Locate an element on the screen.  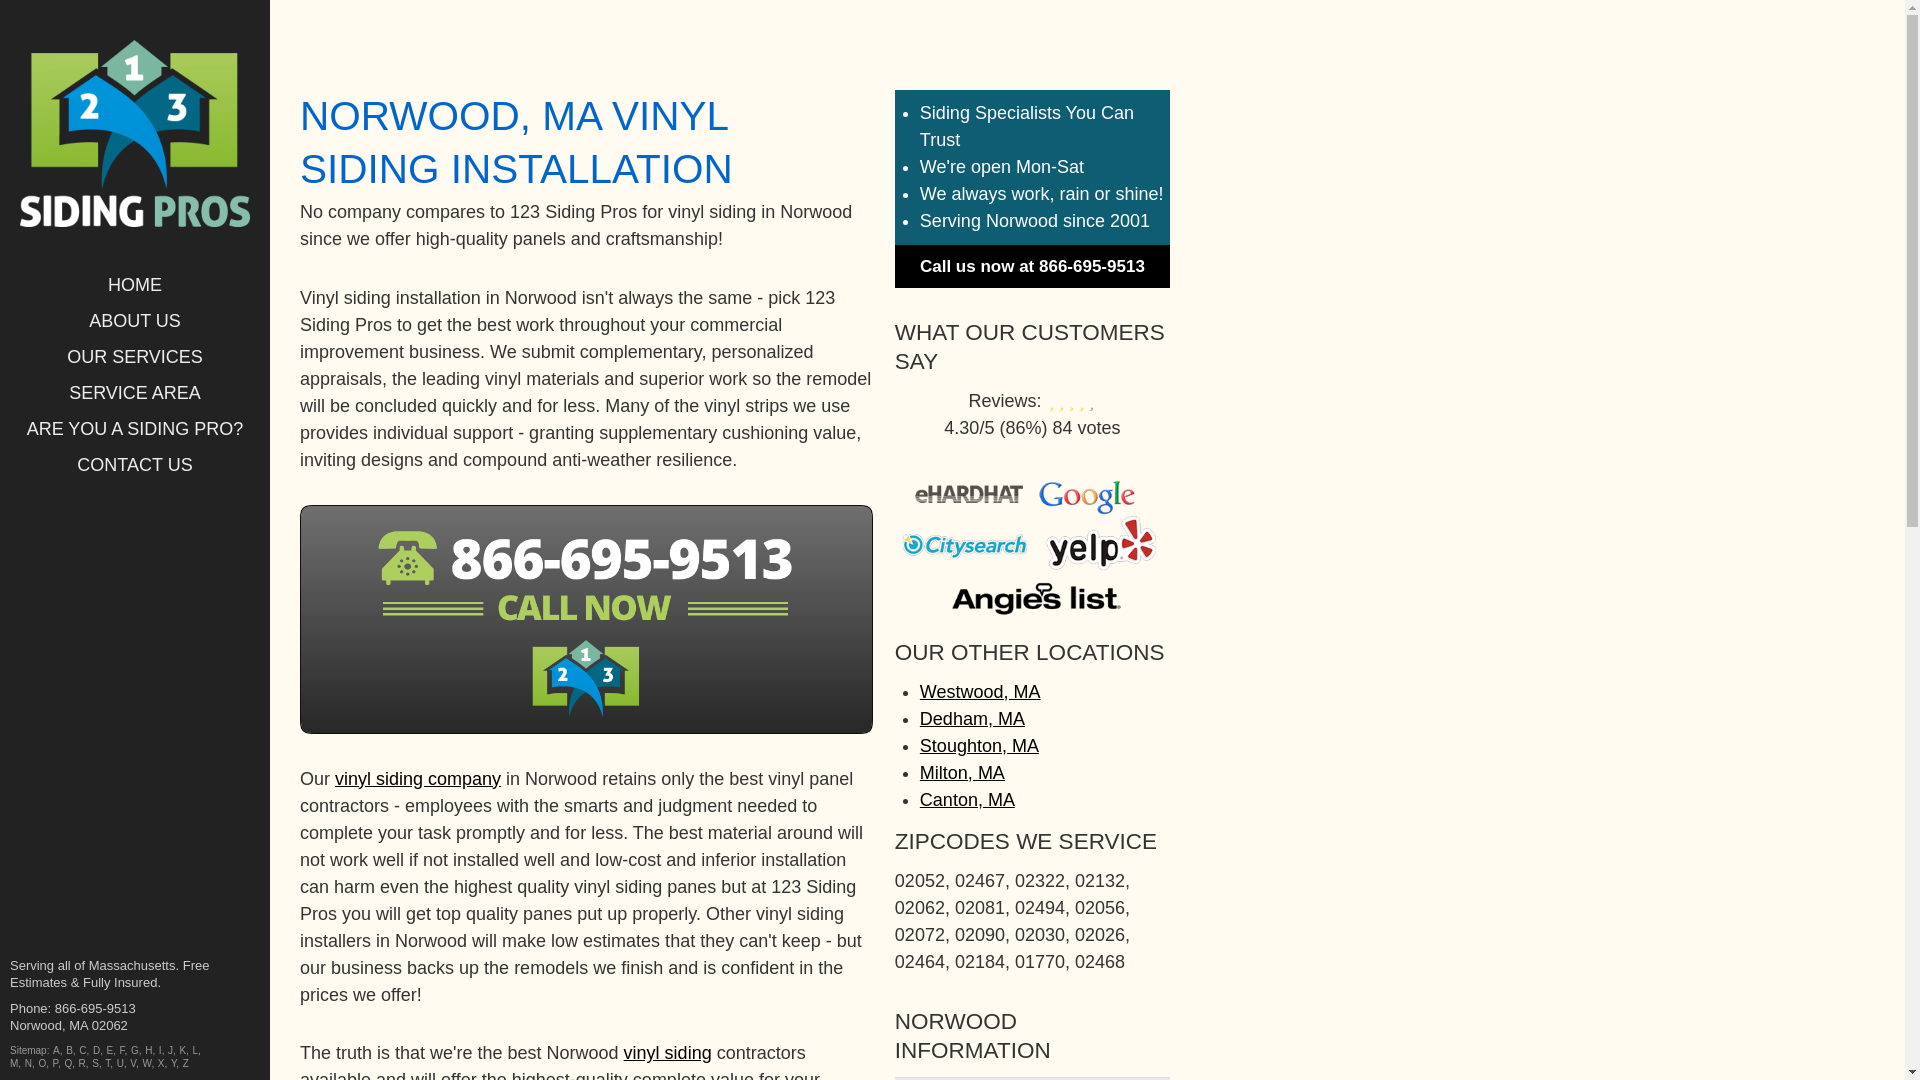
'ABOUT US' is located at coordinates (133, 319).